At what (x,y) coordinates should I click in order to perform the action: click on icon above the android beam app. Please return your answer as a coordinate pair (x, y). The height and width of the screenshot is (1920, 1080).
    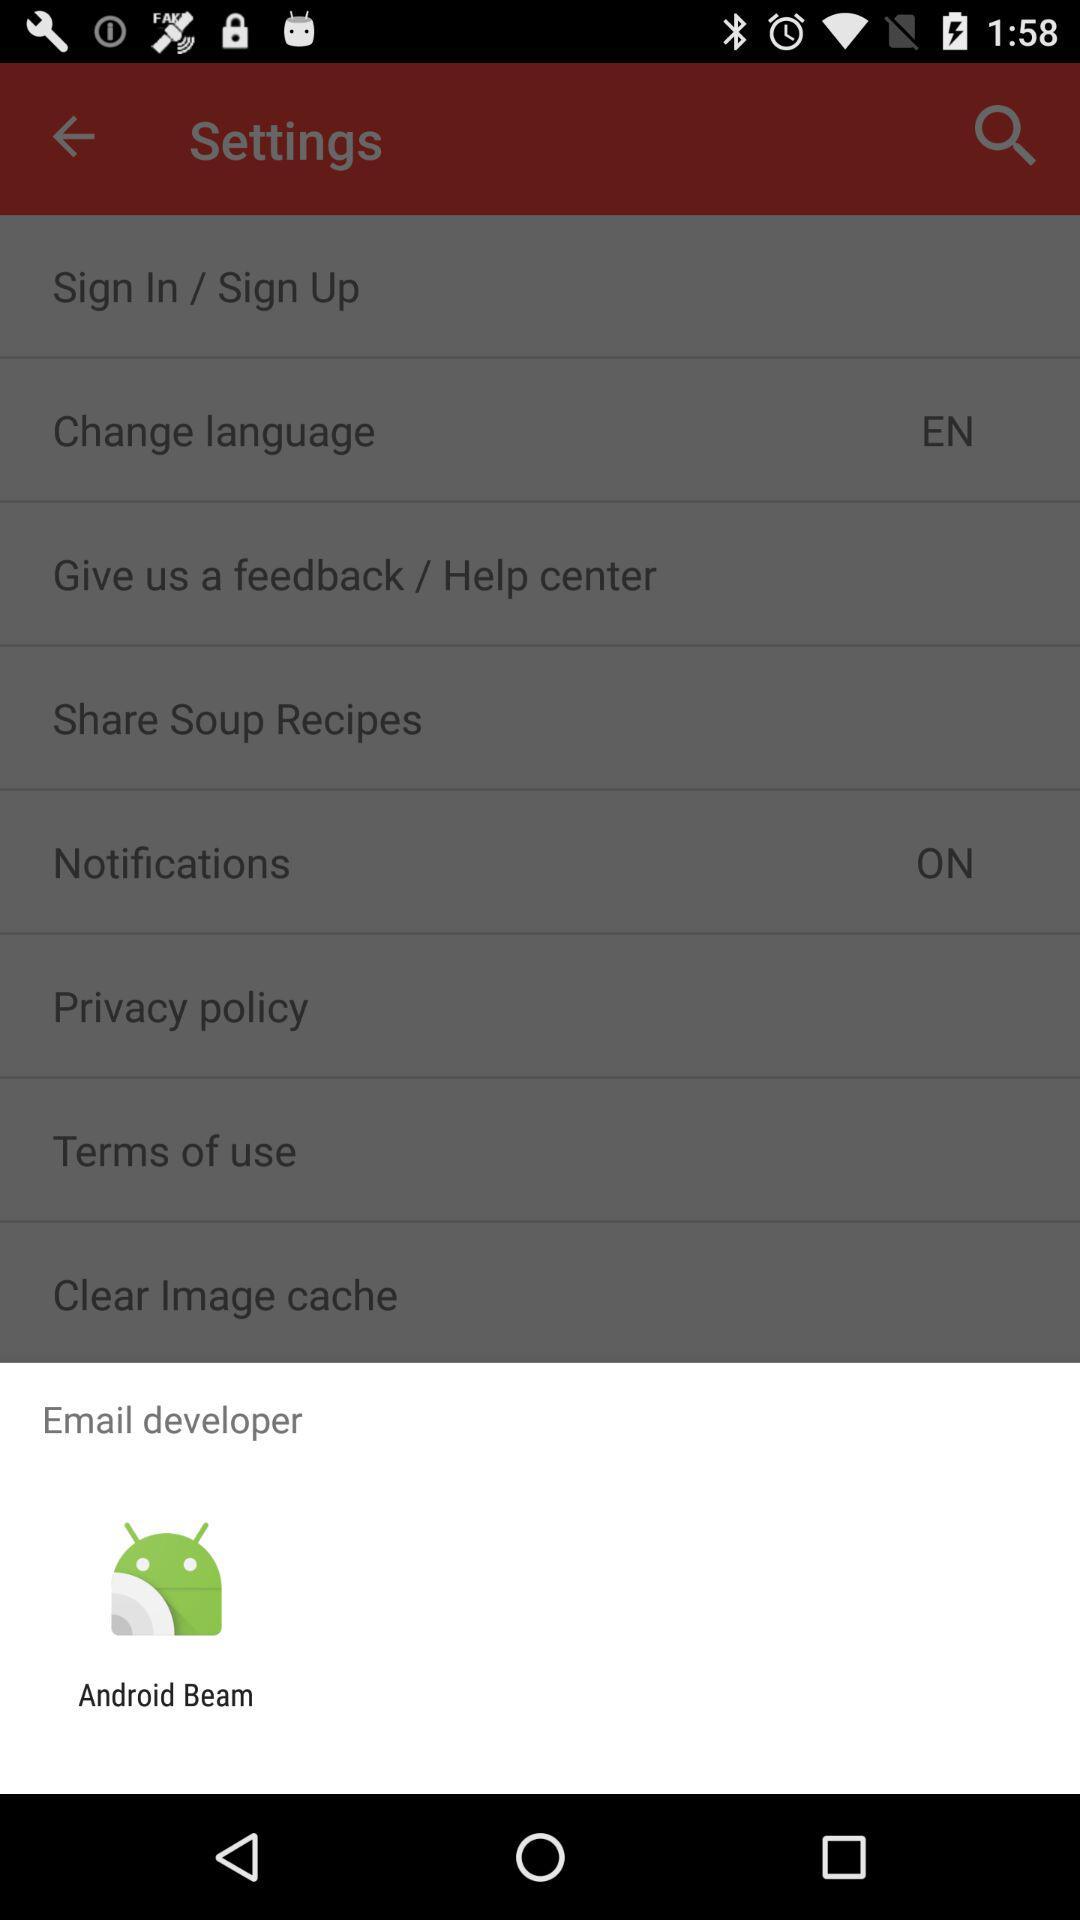
    Looking at the image, I should click on (165, 1579).